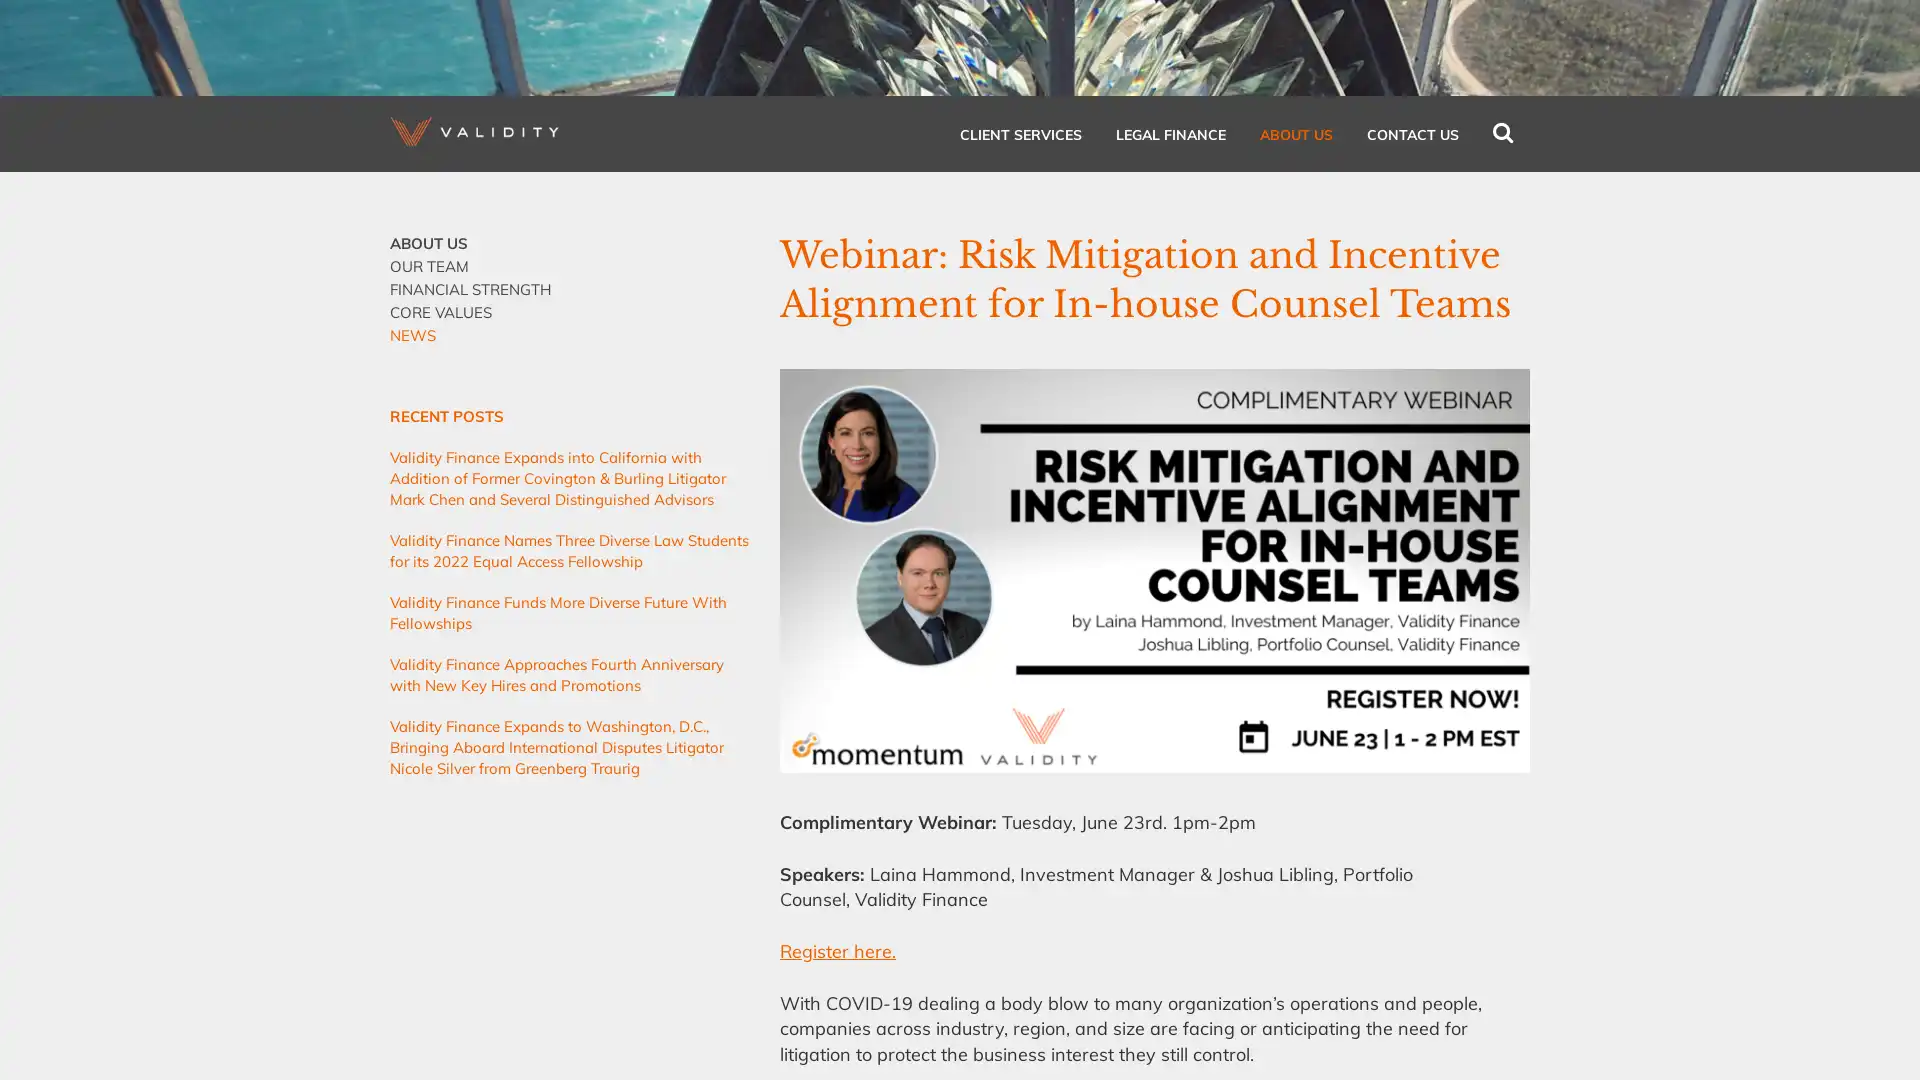 Image resolution: width=1920 pixels, height=1080 pixels. What do you see at coordinates (1021, 435) in the screenshot?
I see `Download Now` at bounding box center [1021, 435].